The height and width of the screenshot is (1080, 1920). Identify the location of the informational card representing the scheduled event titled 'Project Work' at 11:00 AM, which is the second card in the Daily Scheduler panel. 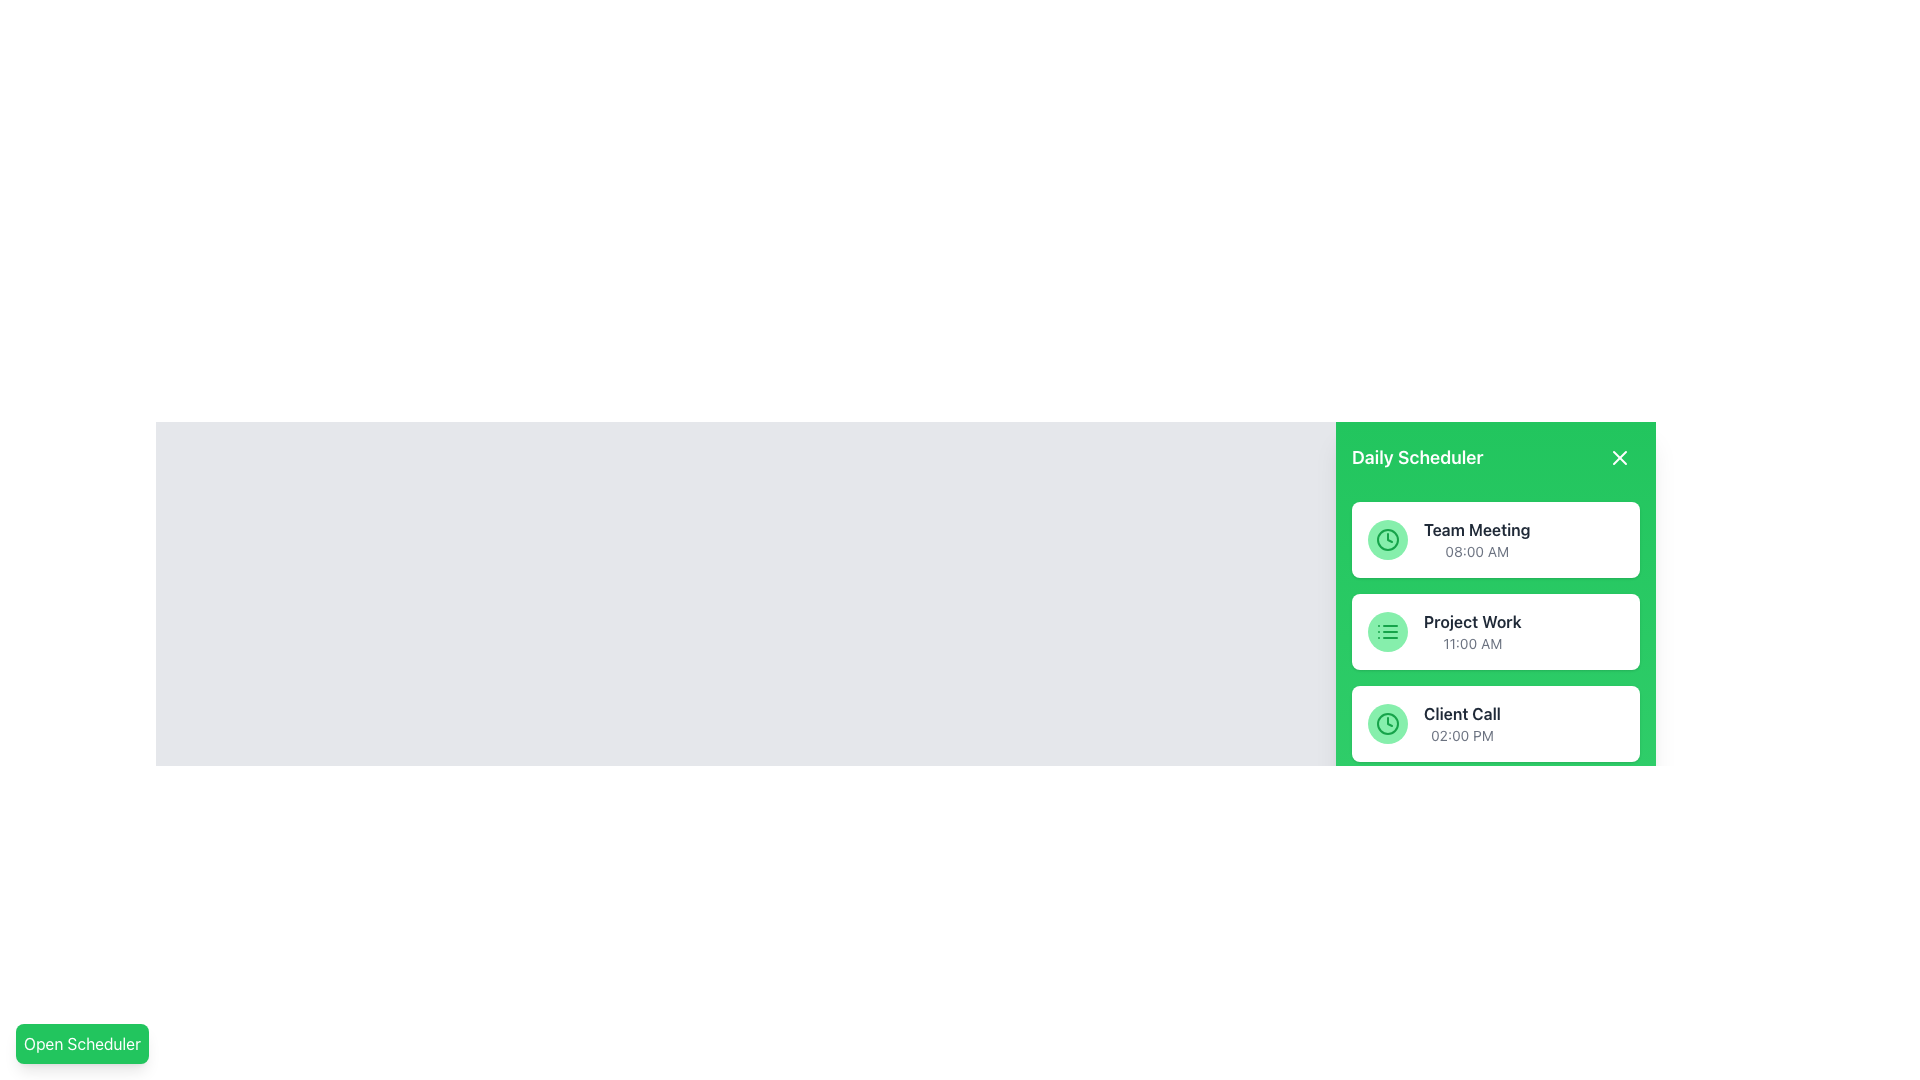
(1496, 632).